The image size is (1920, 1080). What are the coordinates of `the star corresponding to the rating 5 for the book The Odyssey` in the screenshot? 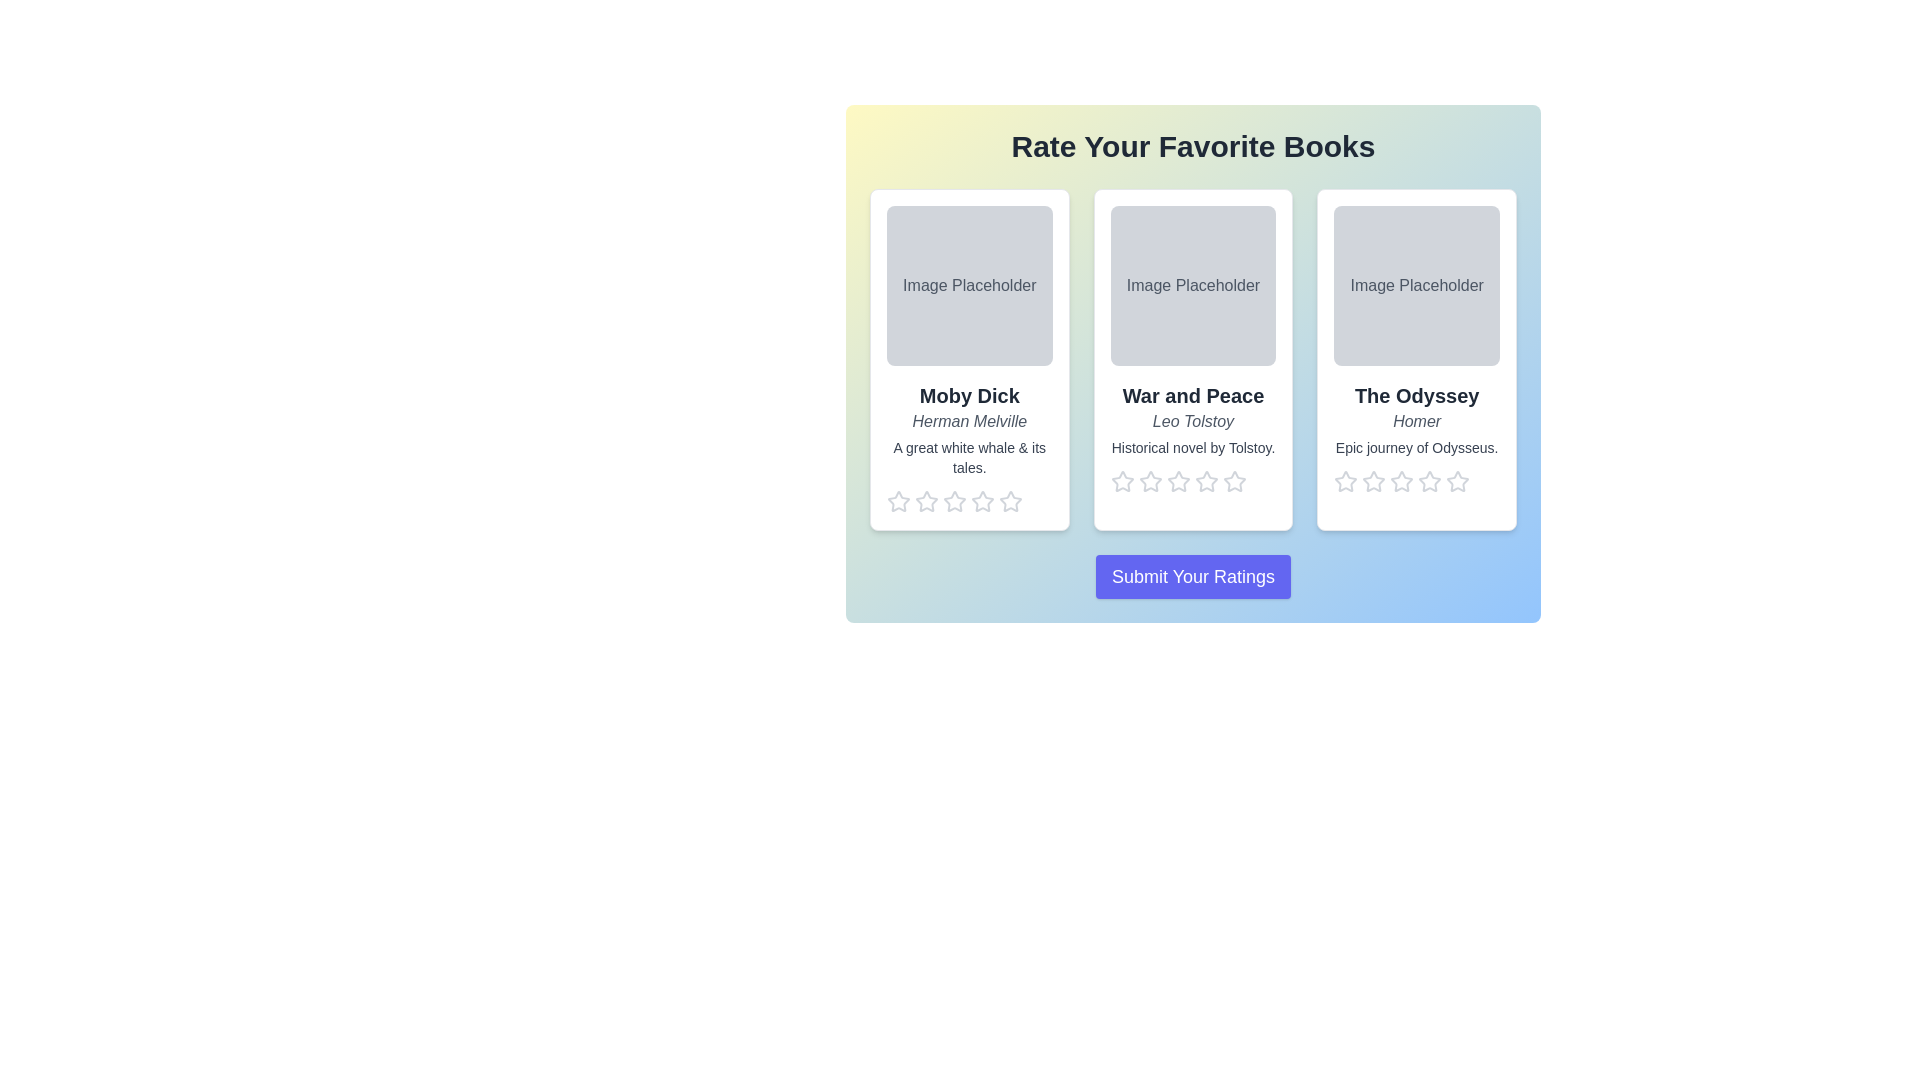 It's located at (1458, 482).